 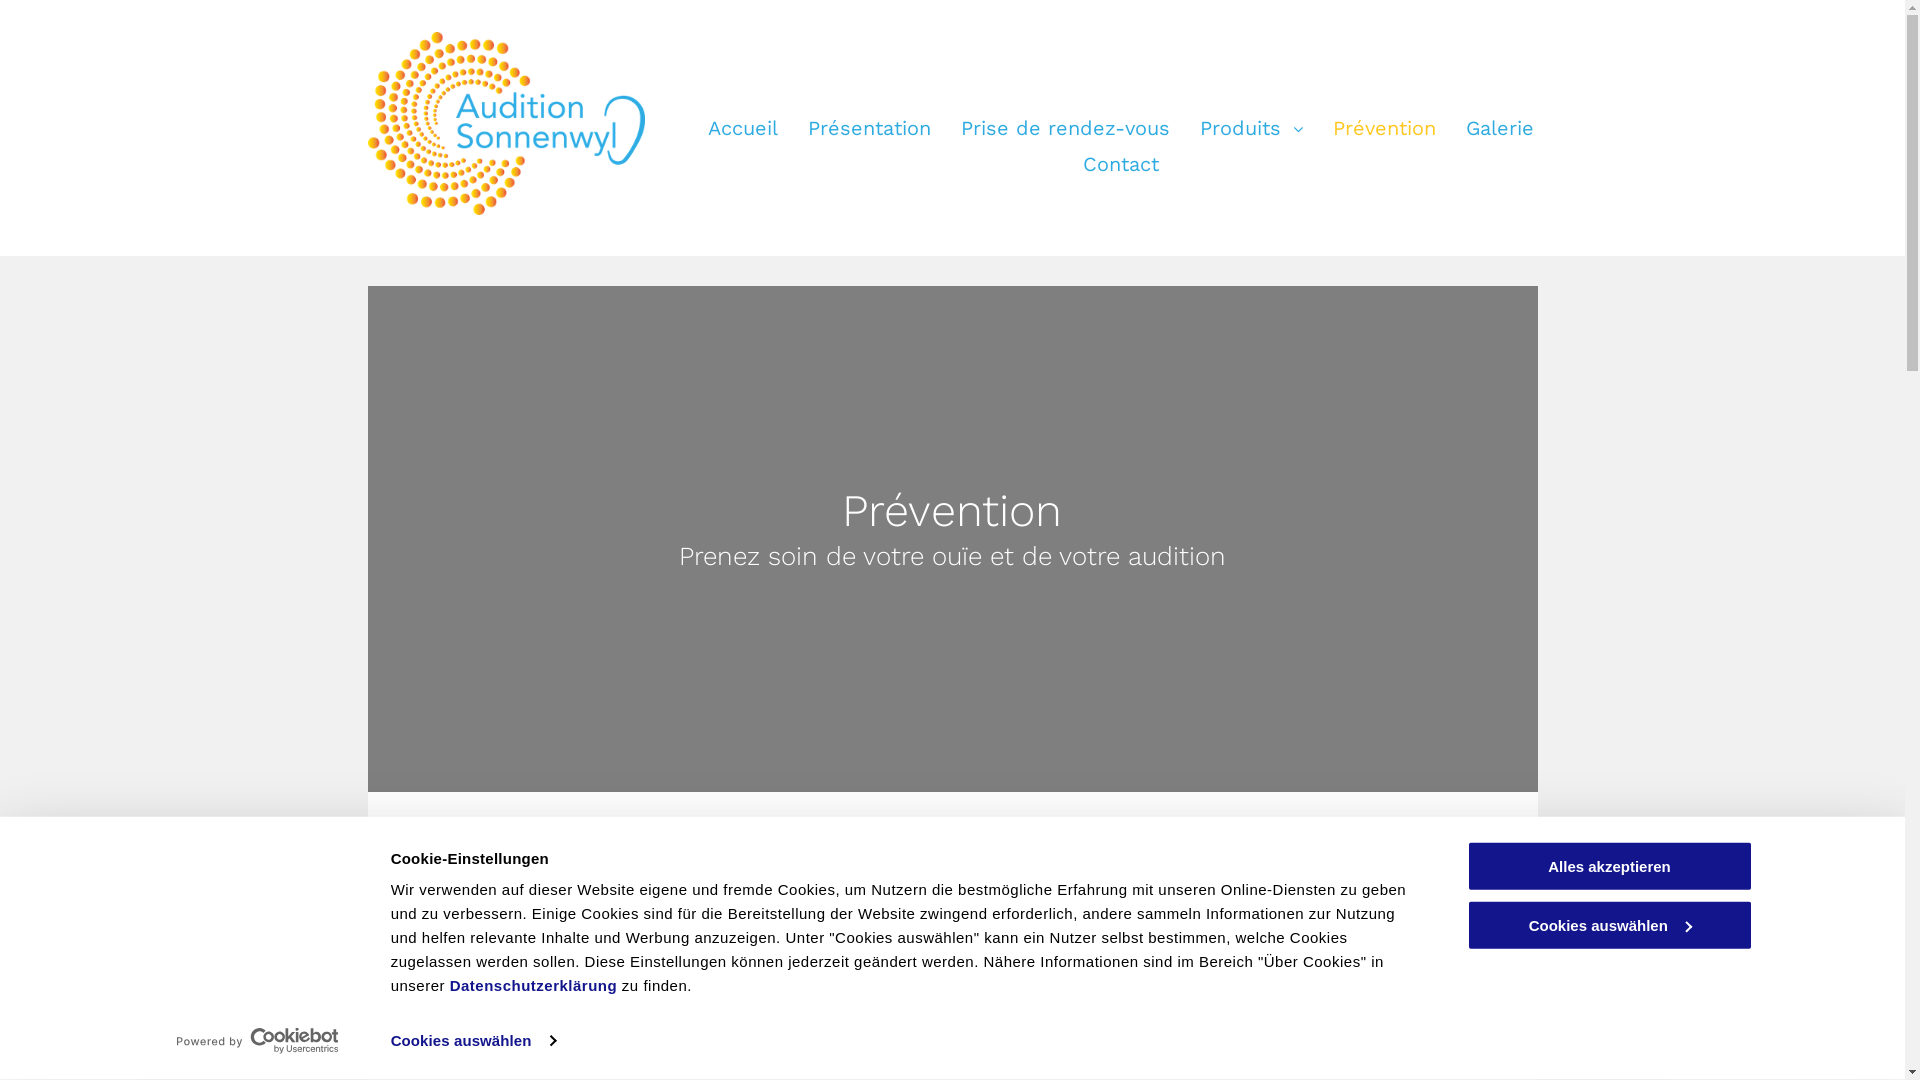 I want to click on 'Alles akzeptieren', so click(x=1608, y=865).